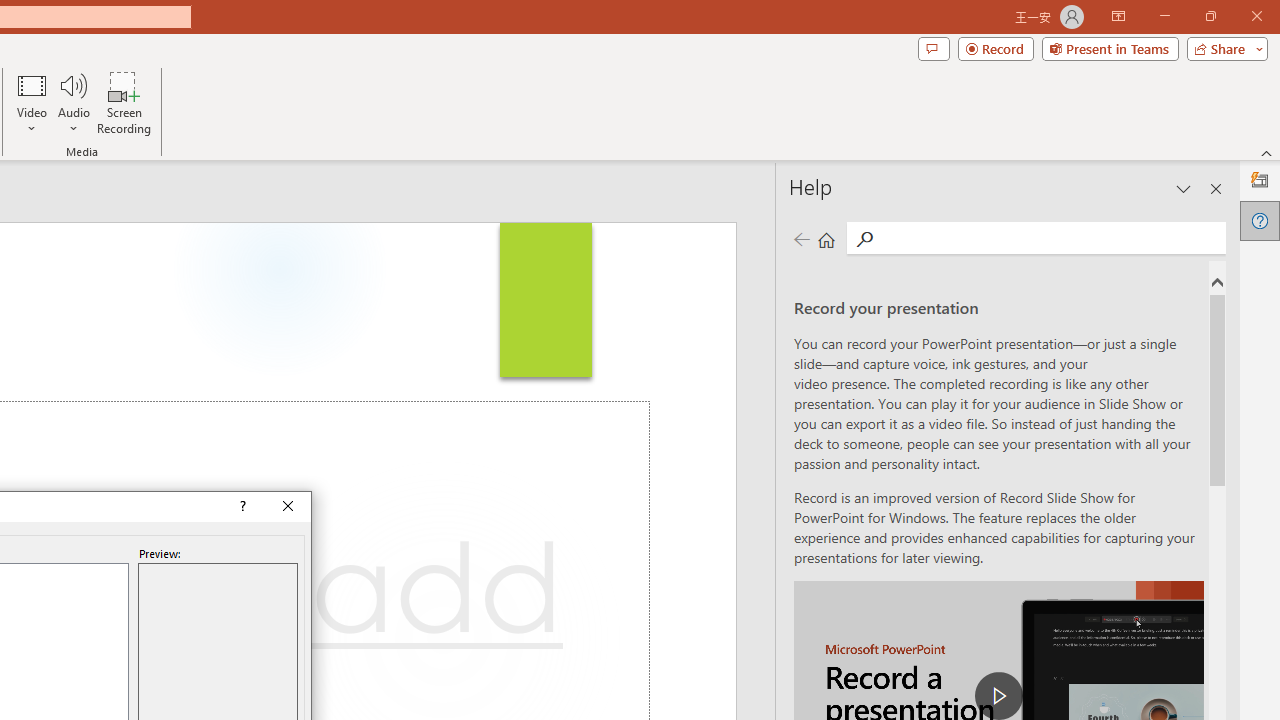  What do you see at coordinates (801, 238) in the screenshot?
I see `'Previous page'` at bounding box center [801, 238].